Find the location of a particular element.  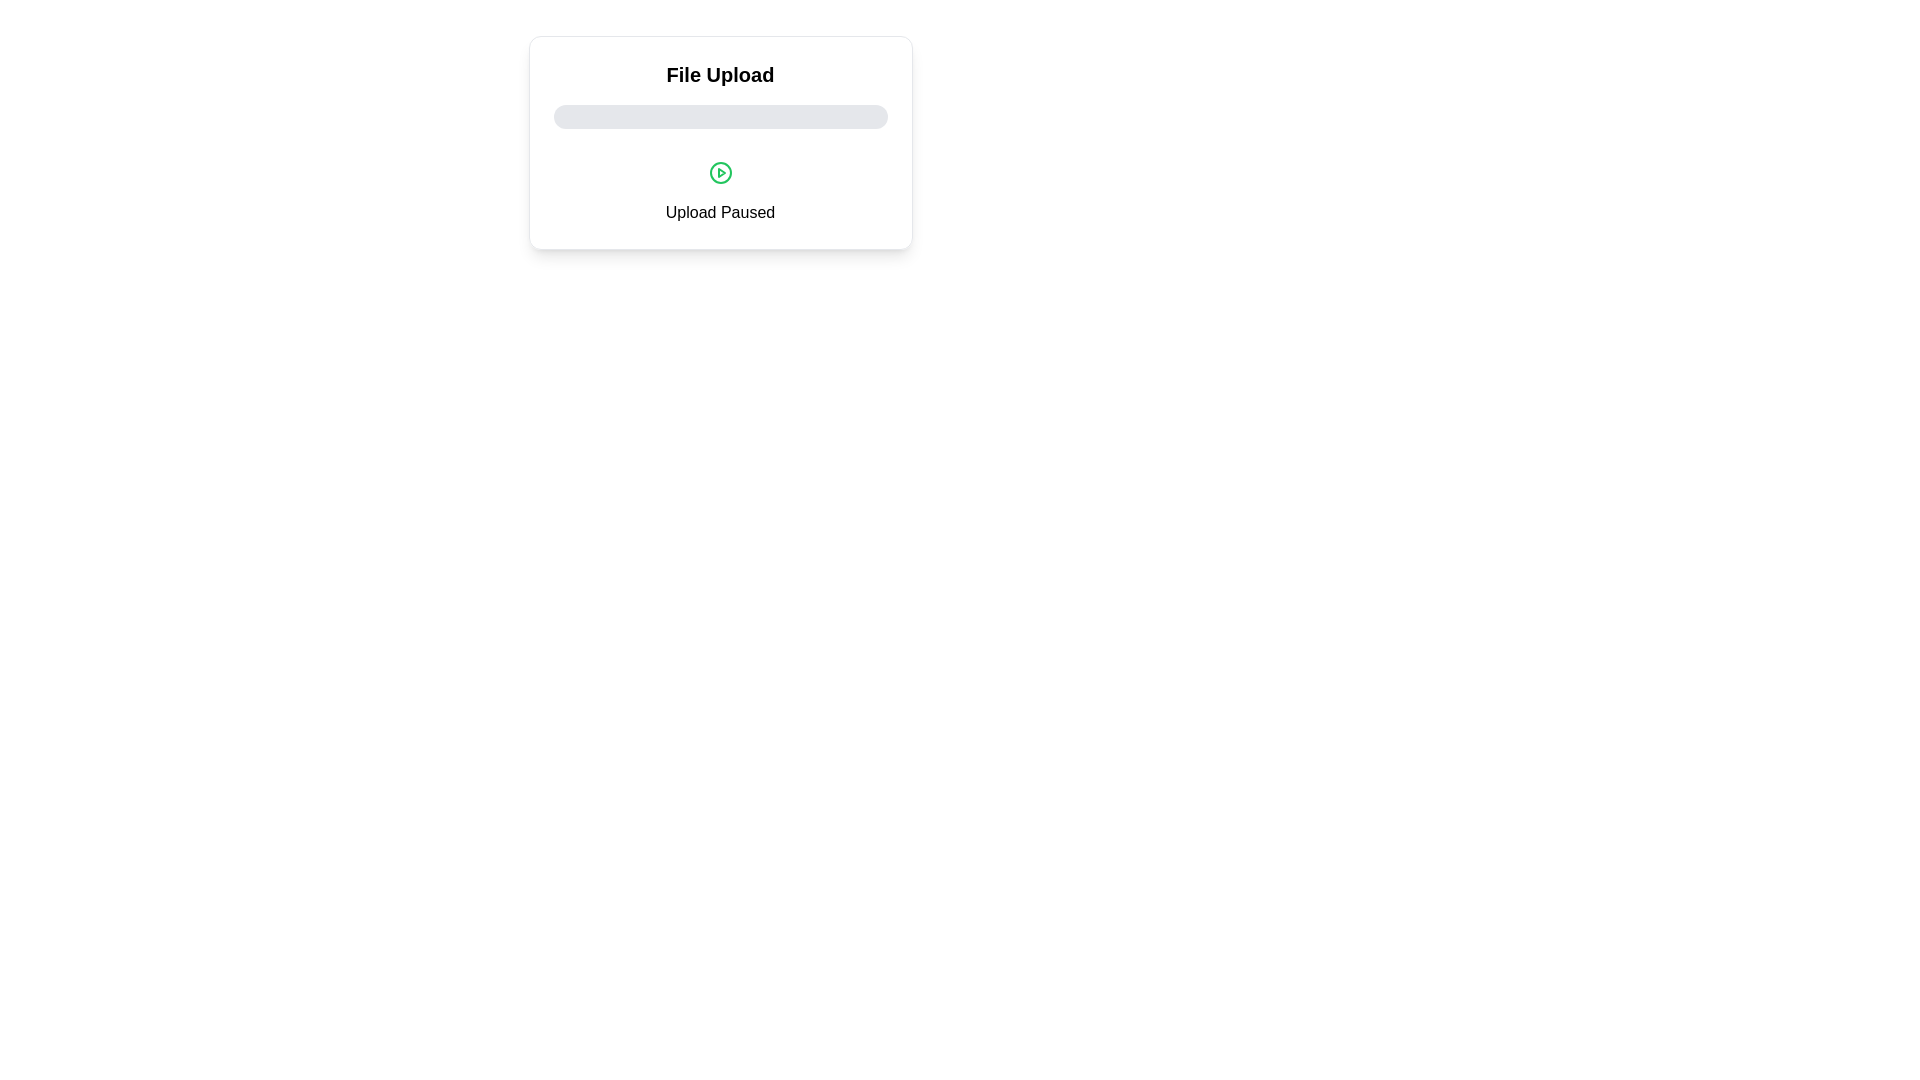

the play icon button located between the progress bar and the 'Upload Paused' text is located at coordinates (720, 172).